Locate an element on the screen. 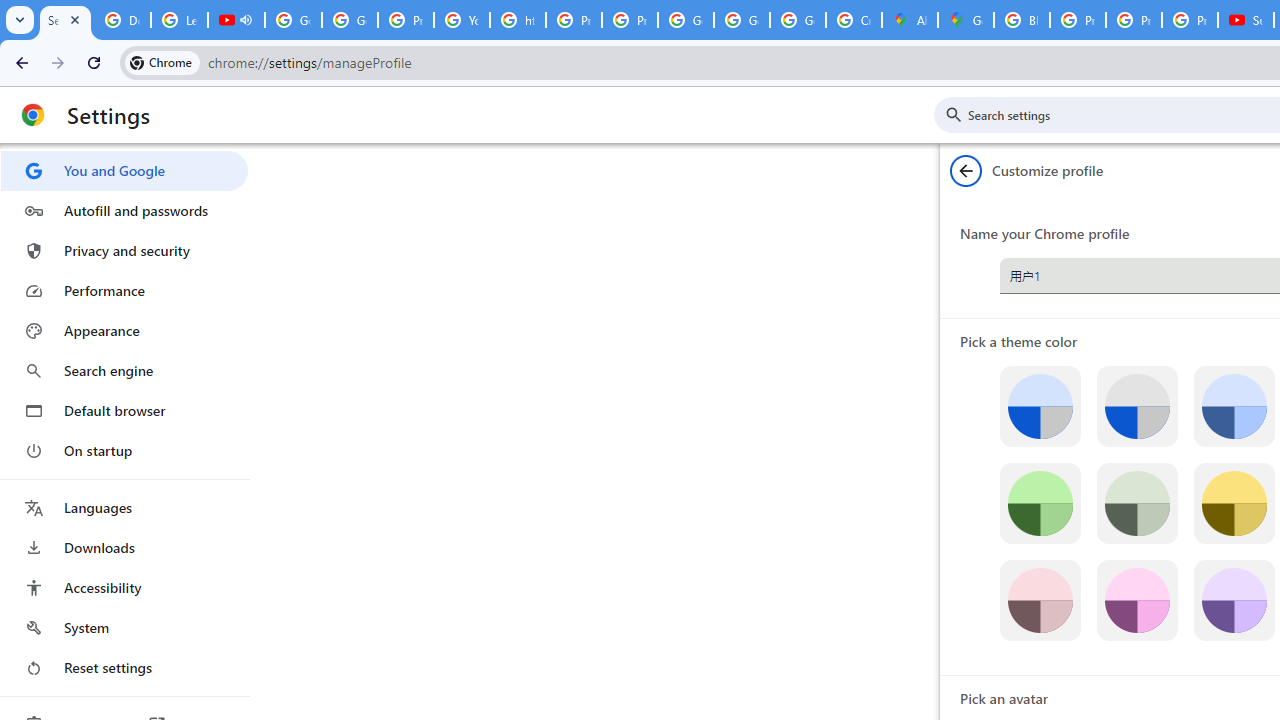 The width and height of the screenshot is (1280, 720). 'Delete photos & videos - Computer - Google Photos Help' is located at coordinates (121, 20).